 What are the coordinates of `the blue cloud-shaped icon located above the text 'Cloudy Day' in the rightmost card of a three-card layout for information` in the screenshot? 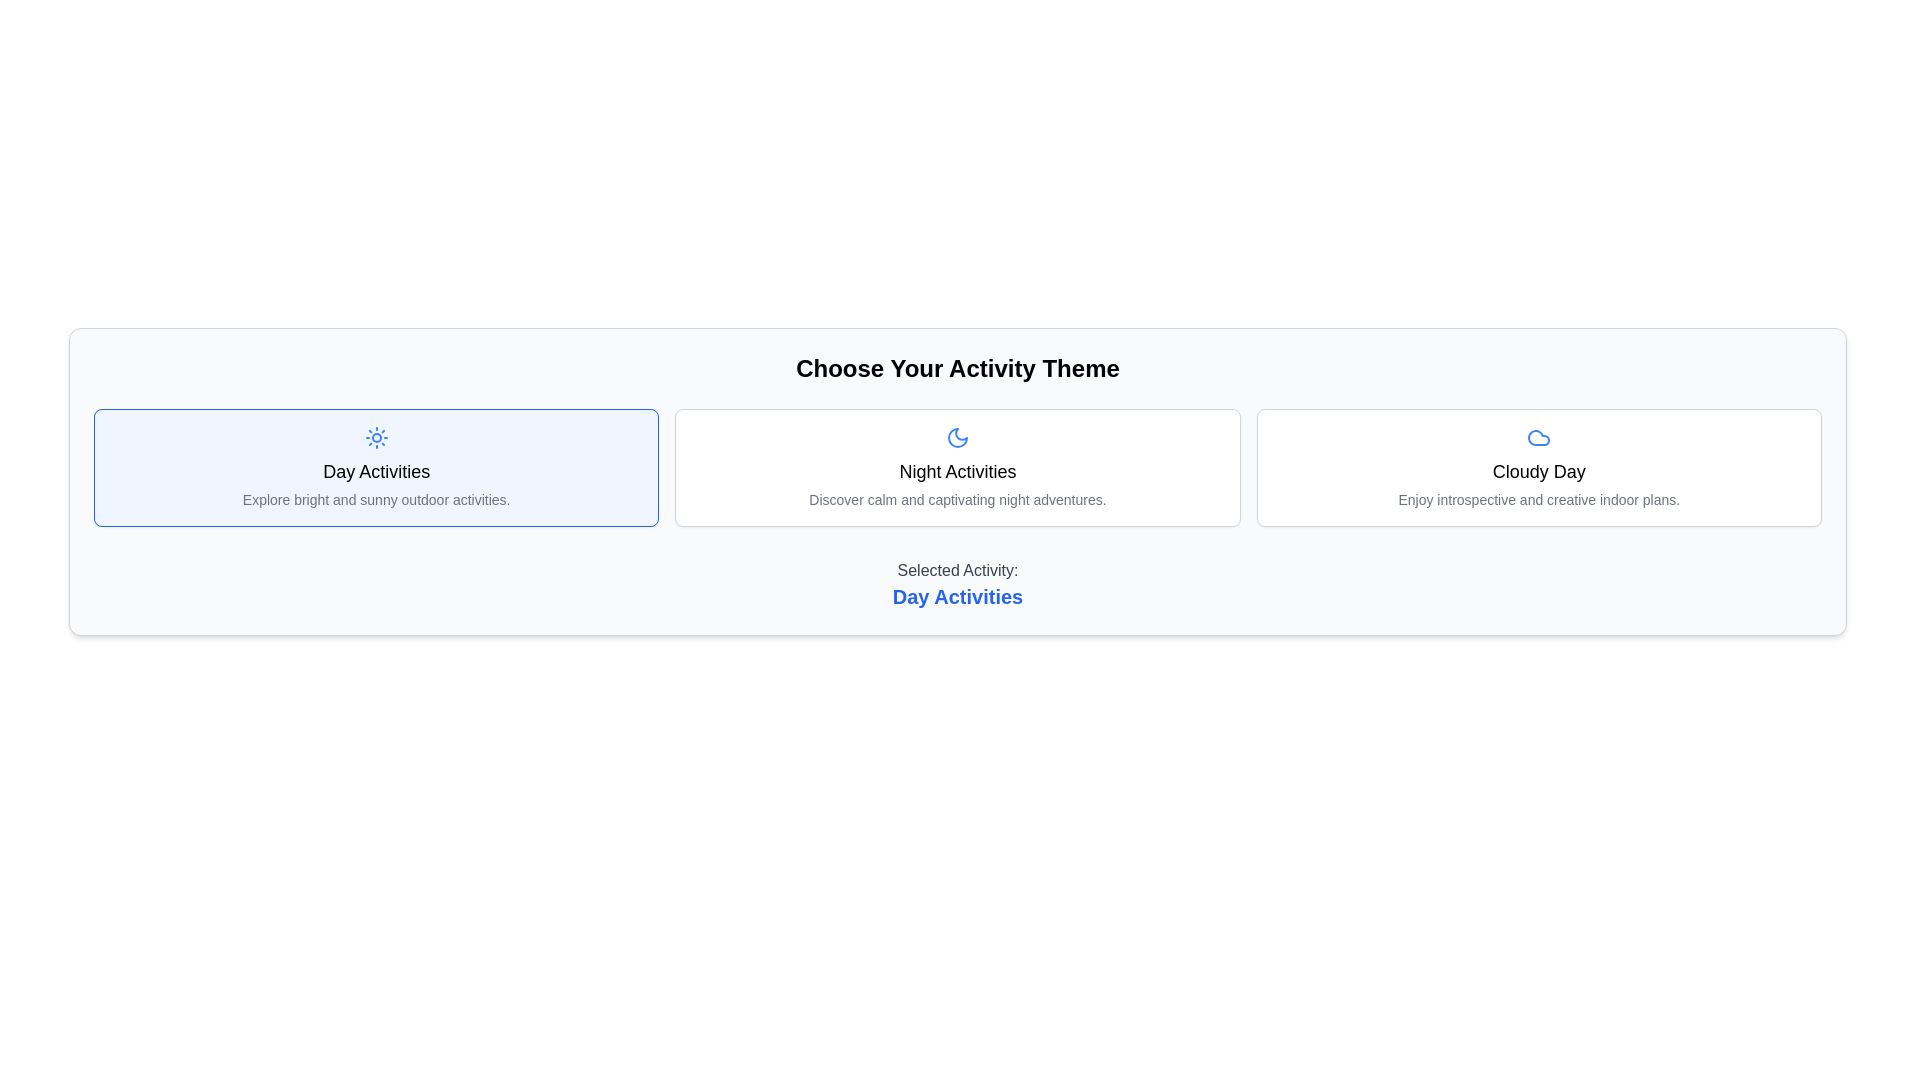 It's located at (1538, 437).